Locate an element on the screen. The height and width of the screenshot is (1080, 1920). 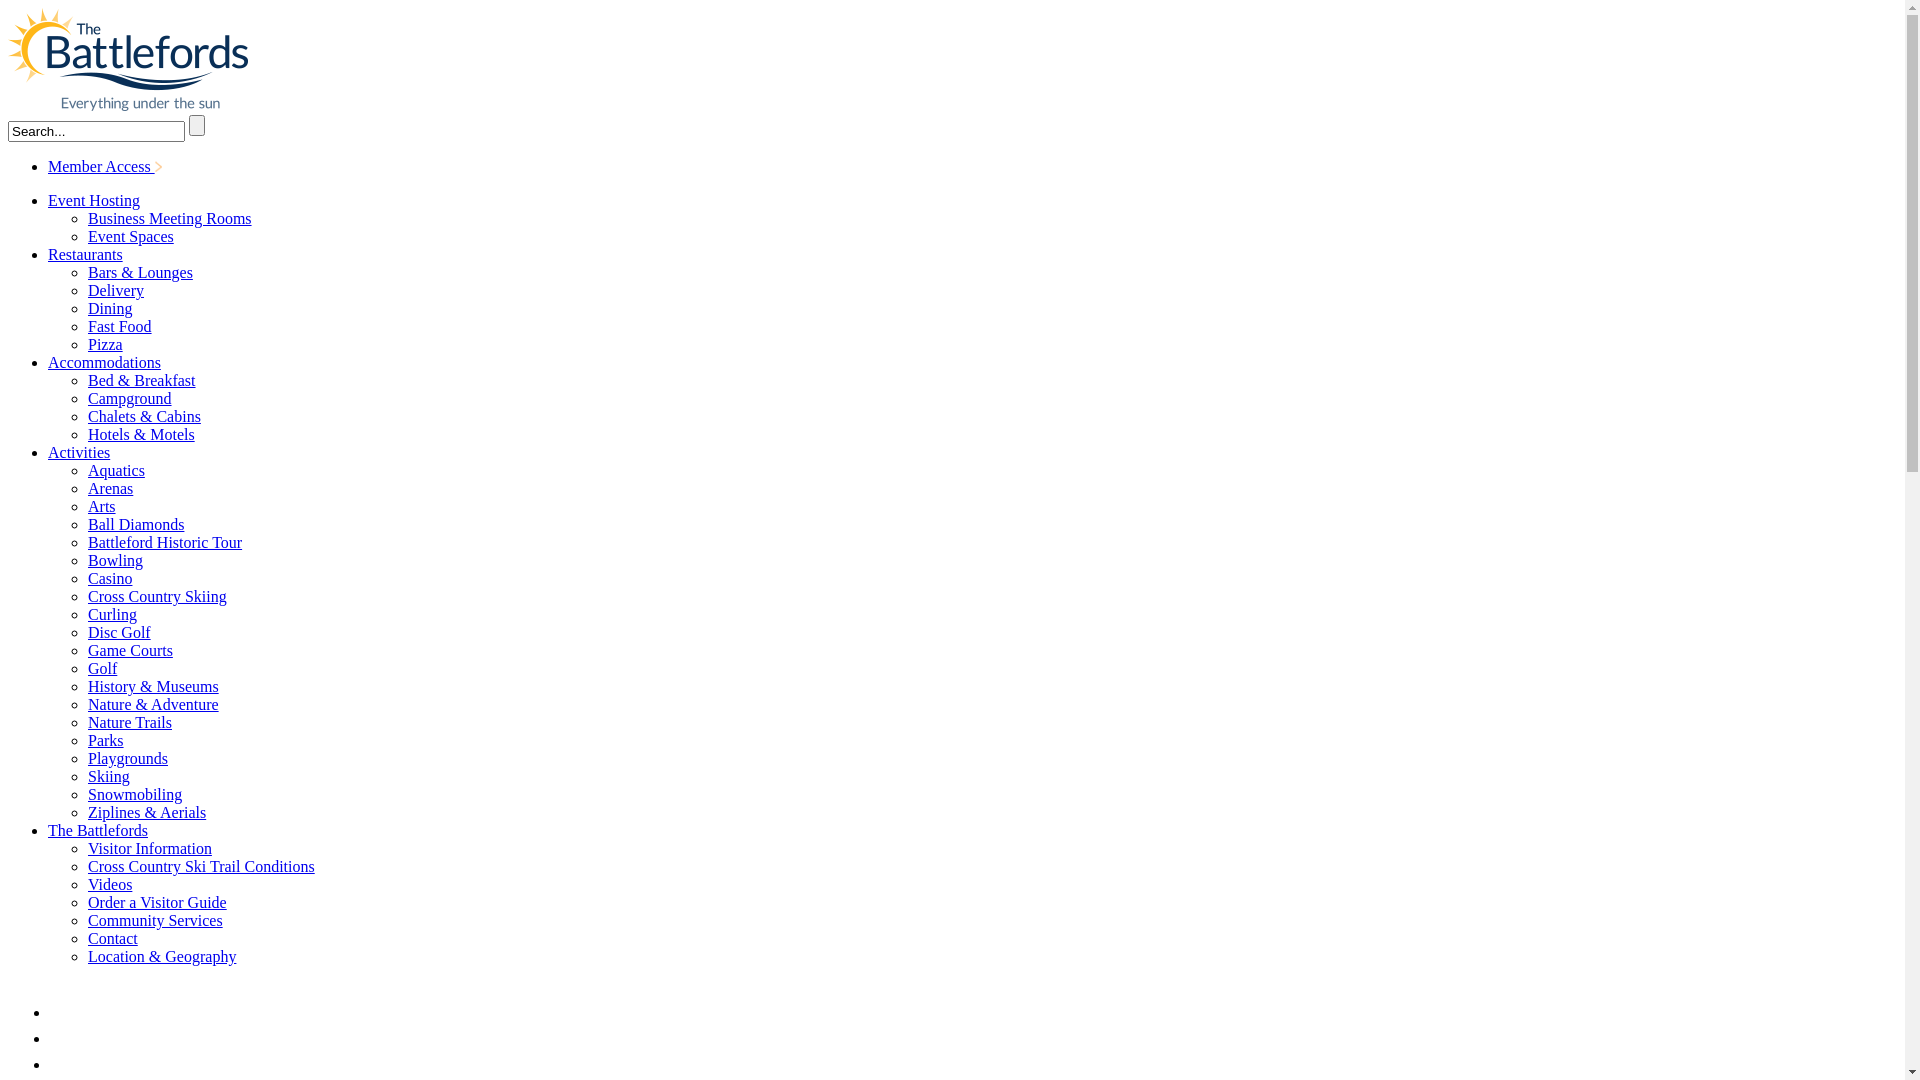
'Activities' is located at coordinates (78, 452).